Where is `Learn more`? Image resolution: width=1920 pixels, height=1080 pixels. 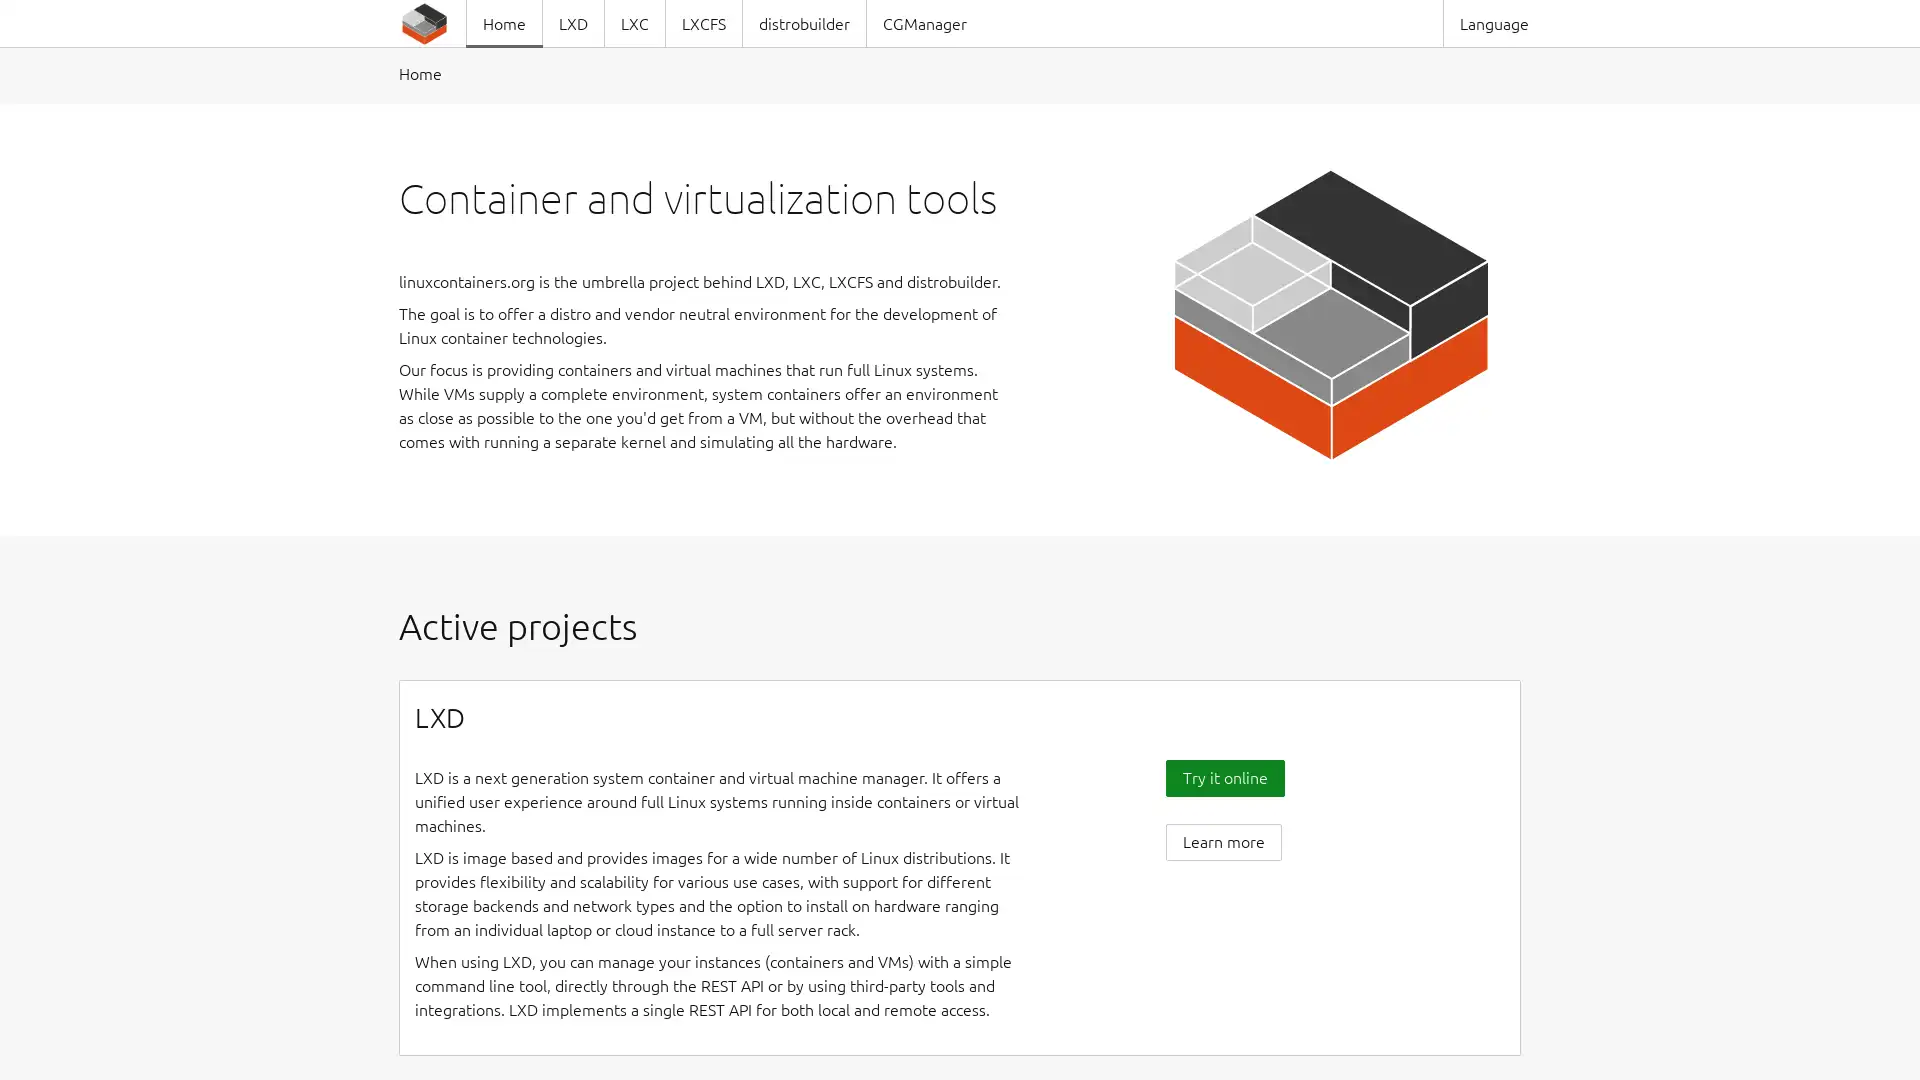 Learn more is located at coordinates (1222, 841).